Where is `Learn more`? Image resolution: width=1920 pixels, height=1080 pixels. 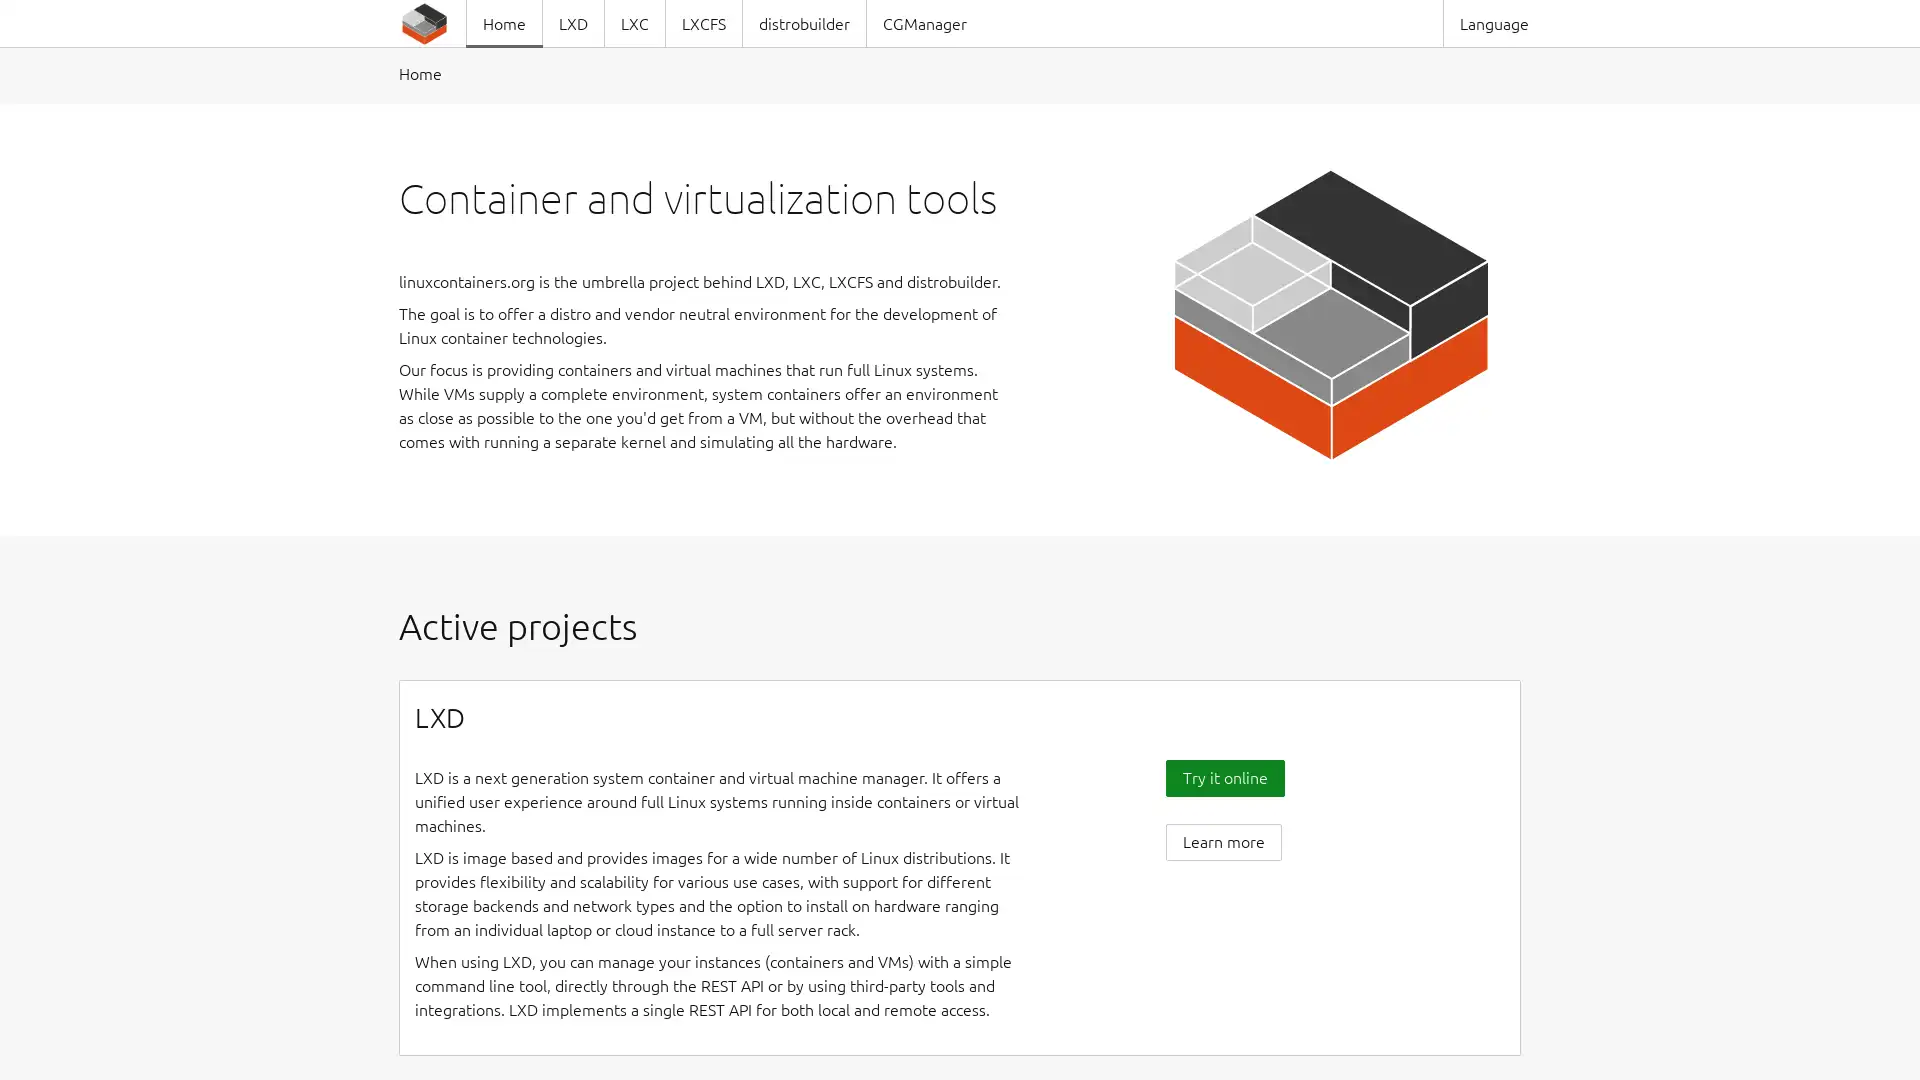 Learn more is located at coordinates (1222, 841).